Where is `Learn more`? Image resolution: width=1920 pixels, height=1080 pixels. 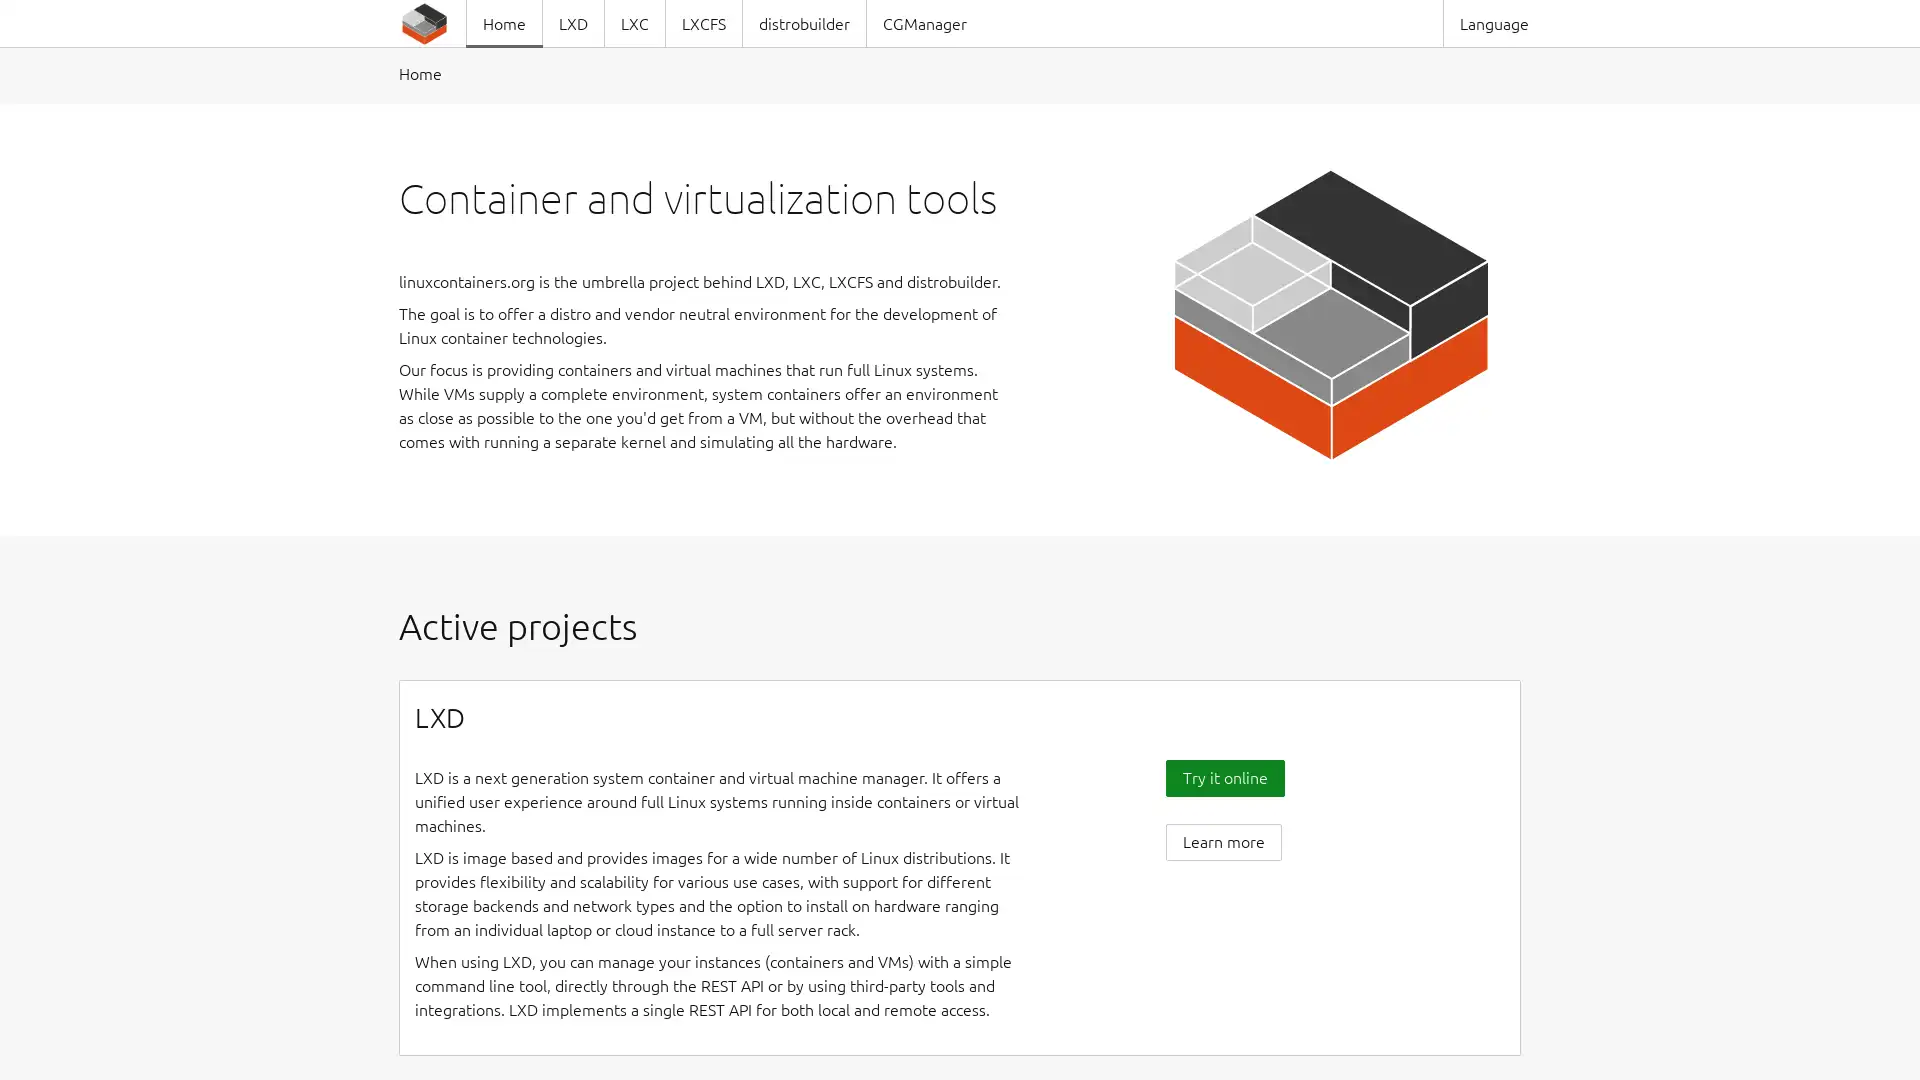 Learn more is located at coordinates (1222, 841).